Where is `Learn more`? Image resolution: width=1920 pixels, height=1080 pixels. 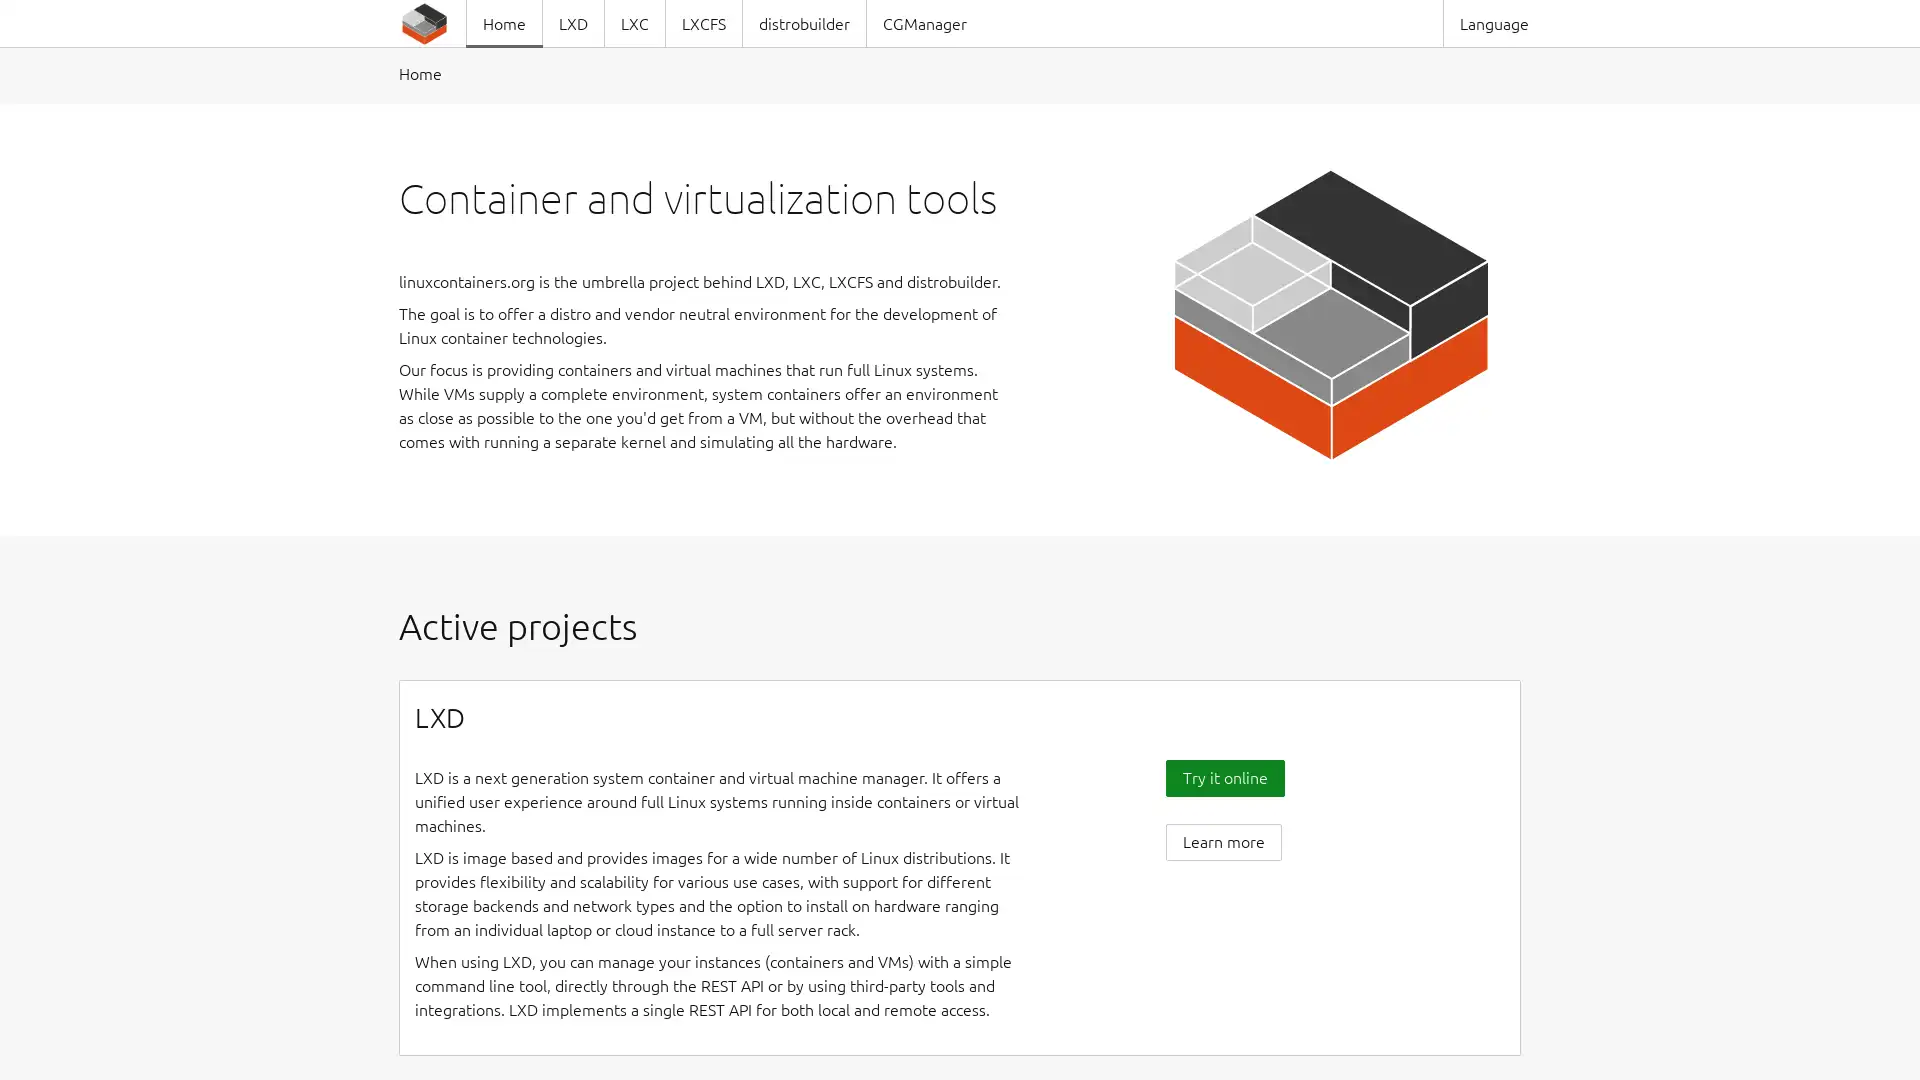 Learn more is located at coordinates (1222, 841).